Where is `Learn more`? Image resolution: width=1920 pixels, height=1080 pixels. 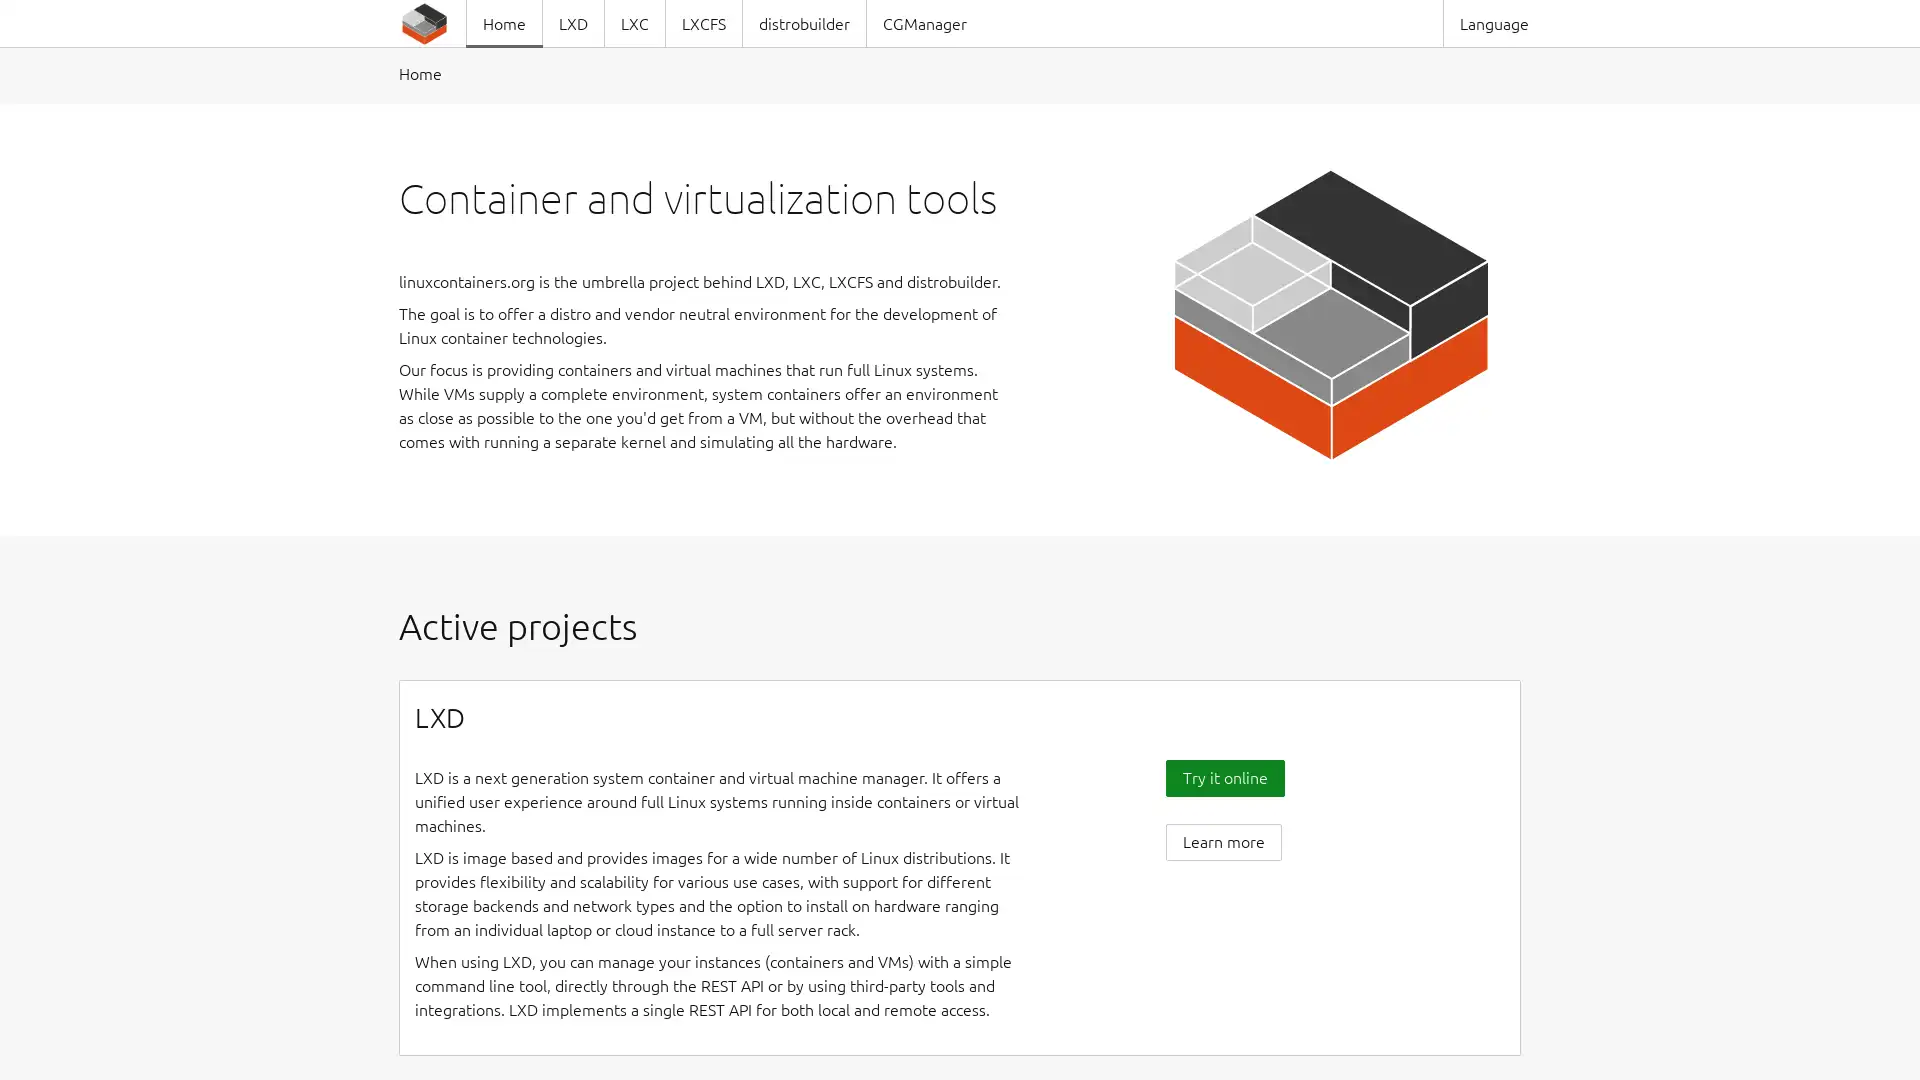 Learn more is located at coordinates (1222, 841).